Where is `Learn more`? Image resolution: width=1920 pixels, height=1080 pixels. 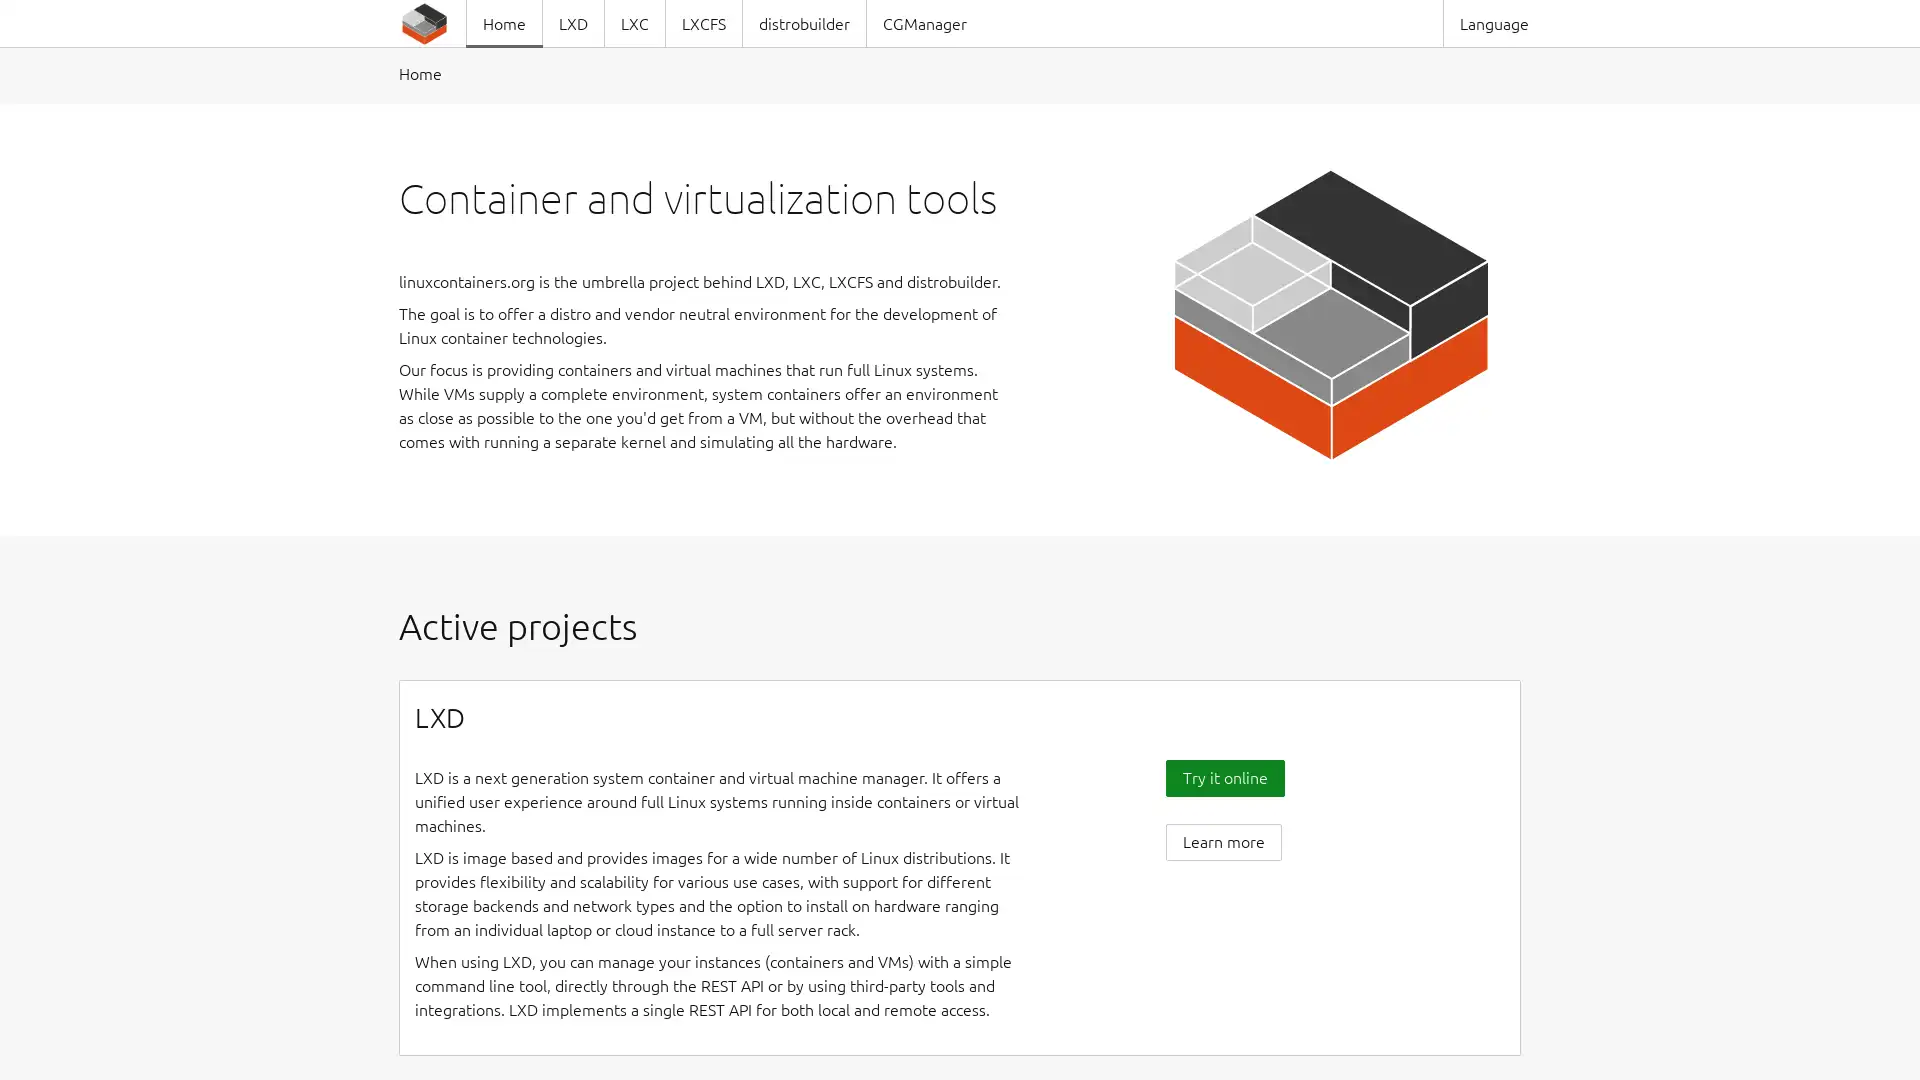 Learn more is located at coordinates (1222, 841).